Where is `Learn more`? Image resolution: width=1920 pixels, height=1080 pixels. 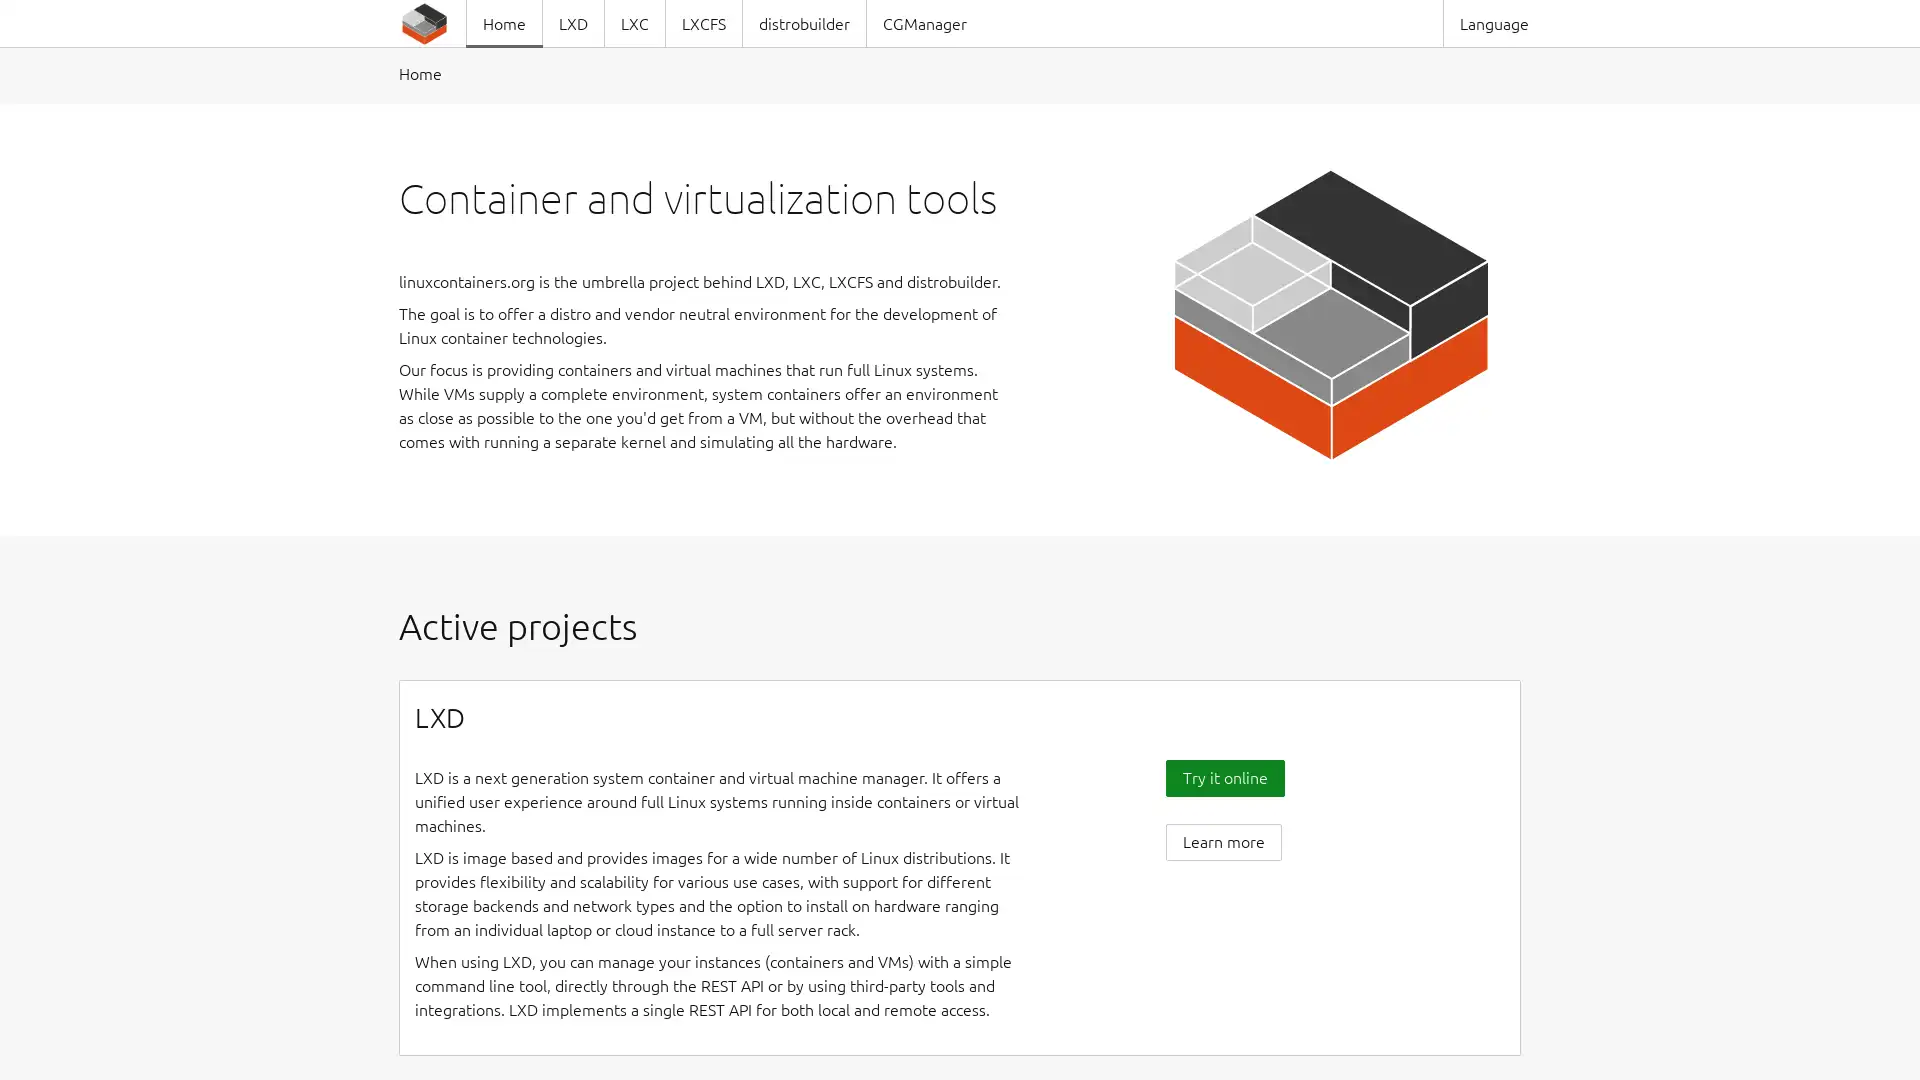 Learn more is located at coordinates (1222, 841).